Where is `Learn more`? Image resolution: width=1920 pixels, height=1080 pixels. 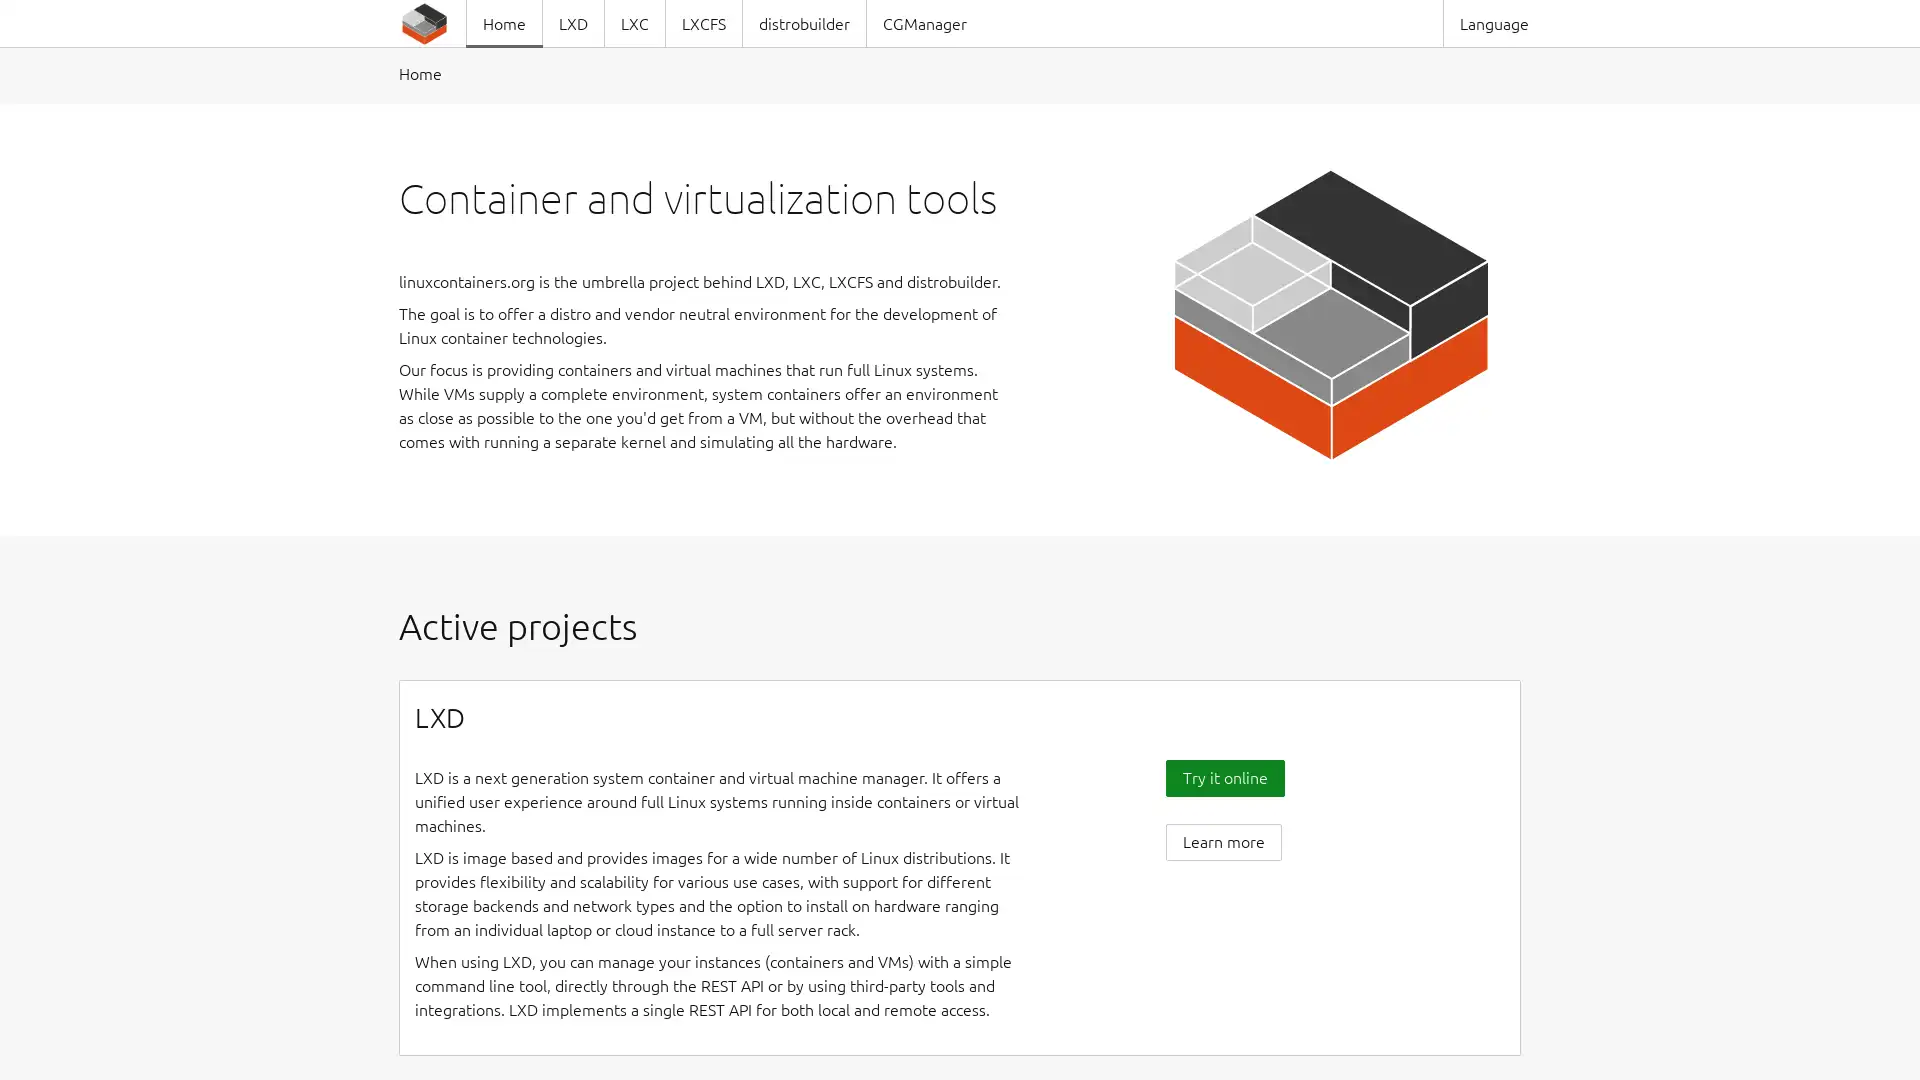 Learn more is located at coordinates (1222, 841).